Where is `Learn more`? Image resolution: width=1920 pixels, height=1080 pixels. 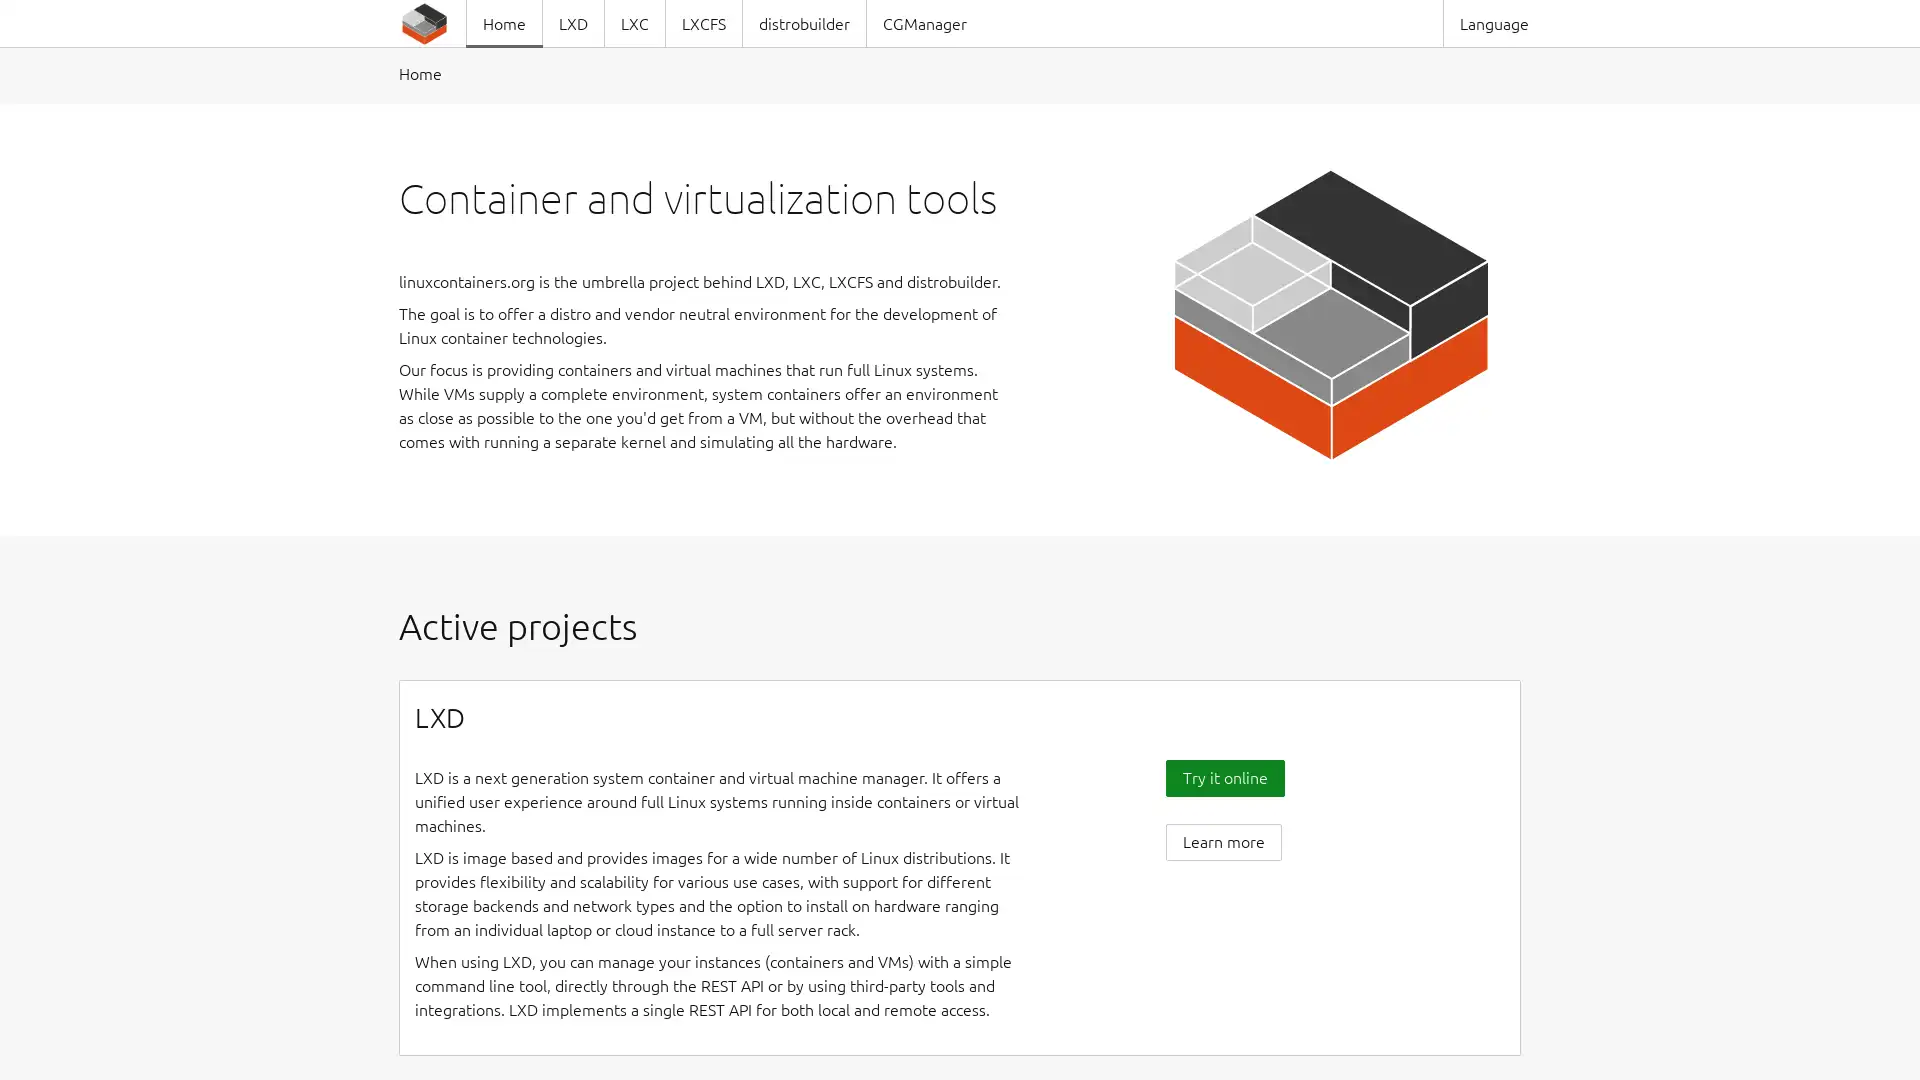 Learn more is located at coordinates (1222, 841).